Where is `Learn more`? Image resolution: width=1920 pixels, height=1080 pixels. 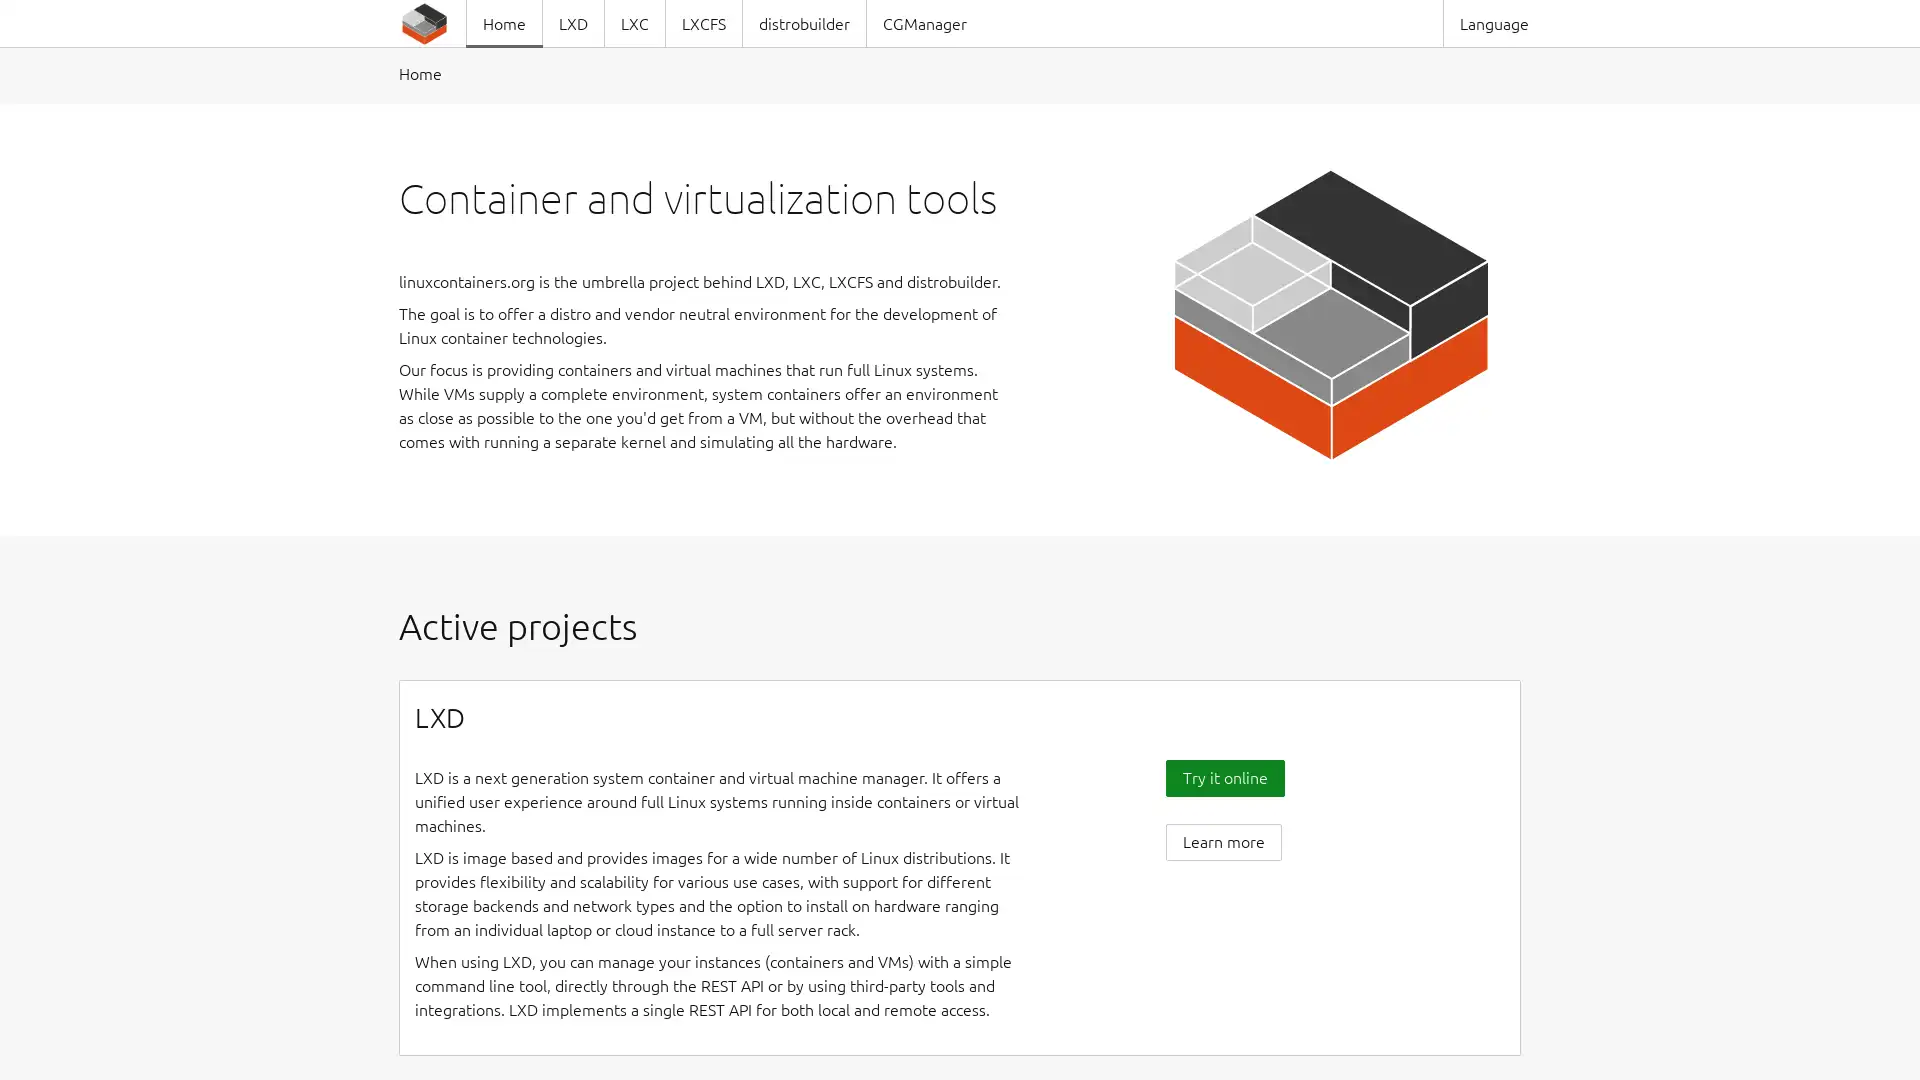 Learn more is located at coordinates (1222, 841).